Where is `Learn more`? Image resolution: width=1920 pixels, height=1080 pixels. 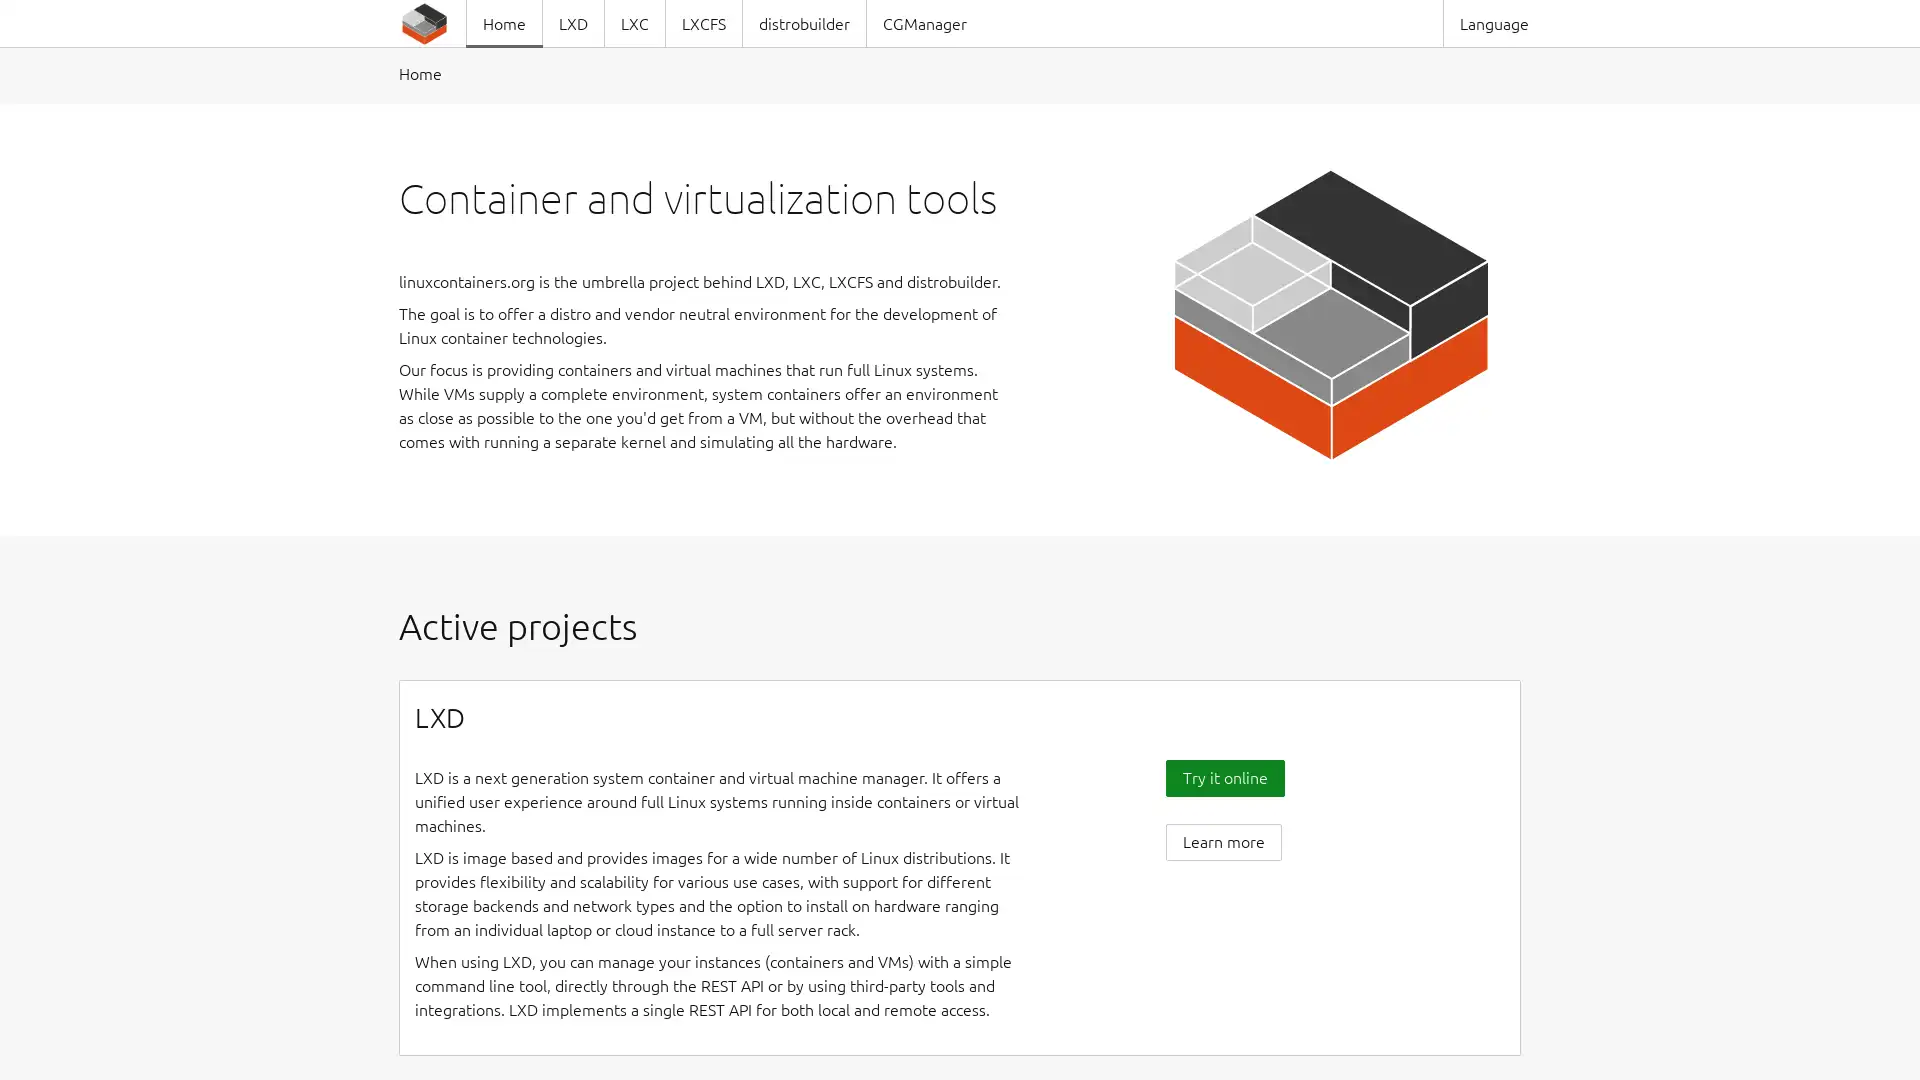 Learn more is located at coordinates (1222, 841).